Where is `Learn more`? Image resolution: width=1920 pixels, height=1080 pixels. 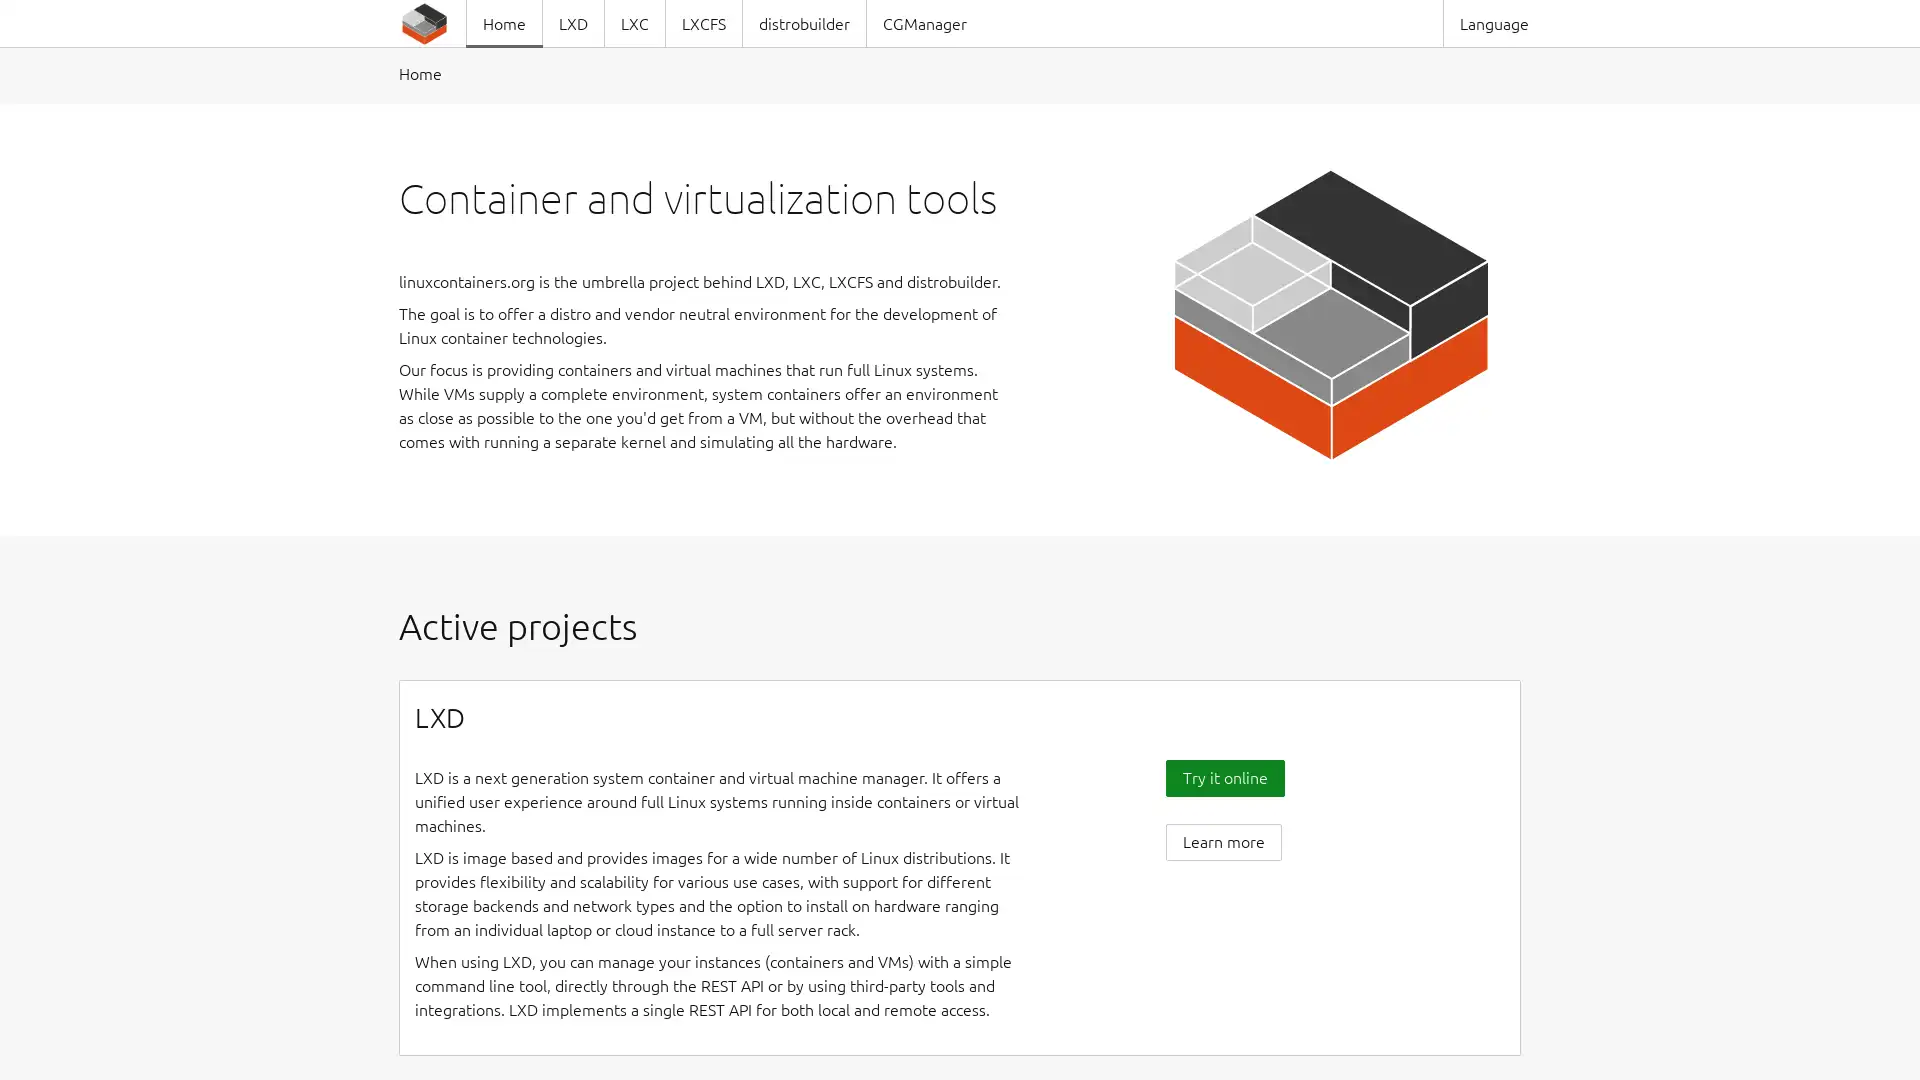 Learn more is located at coordinates (1222, 841).